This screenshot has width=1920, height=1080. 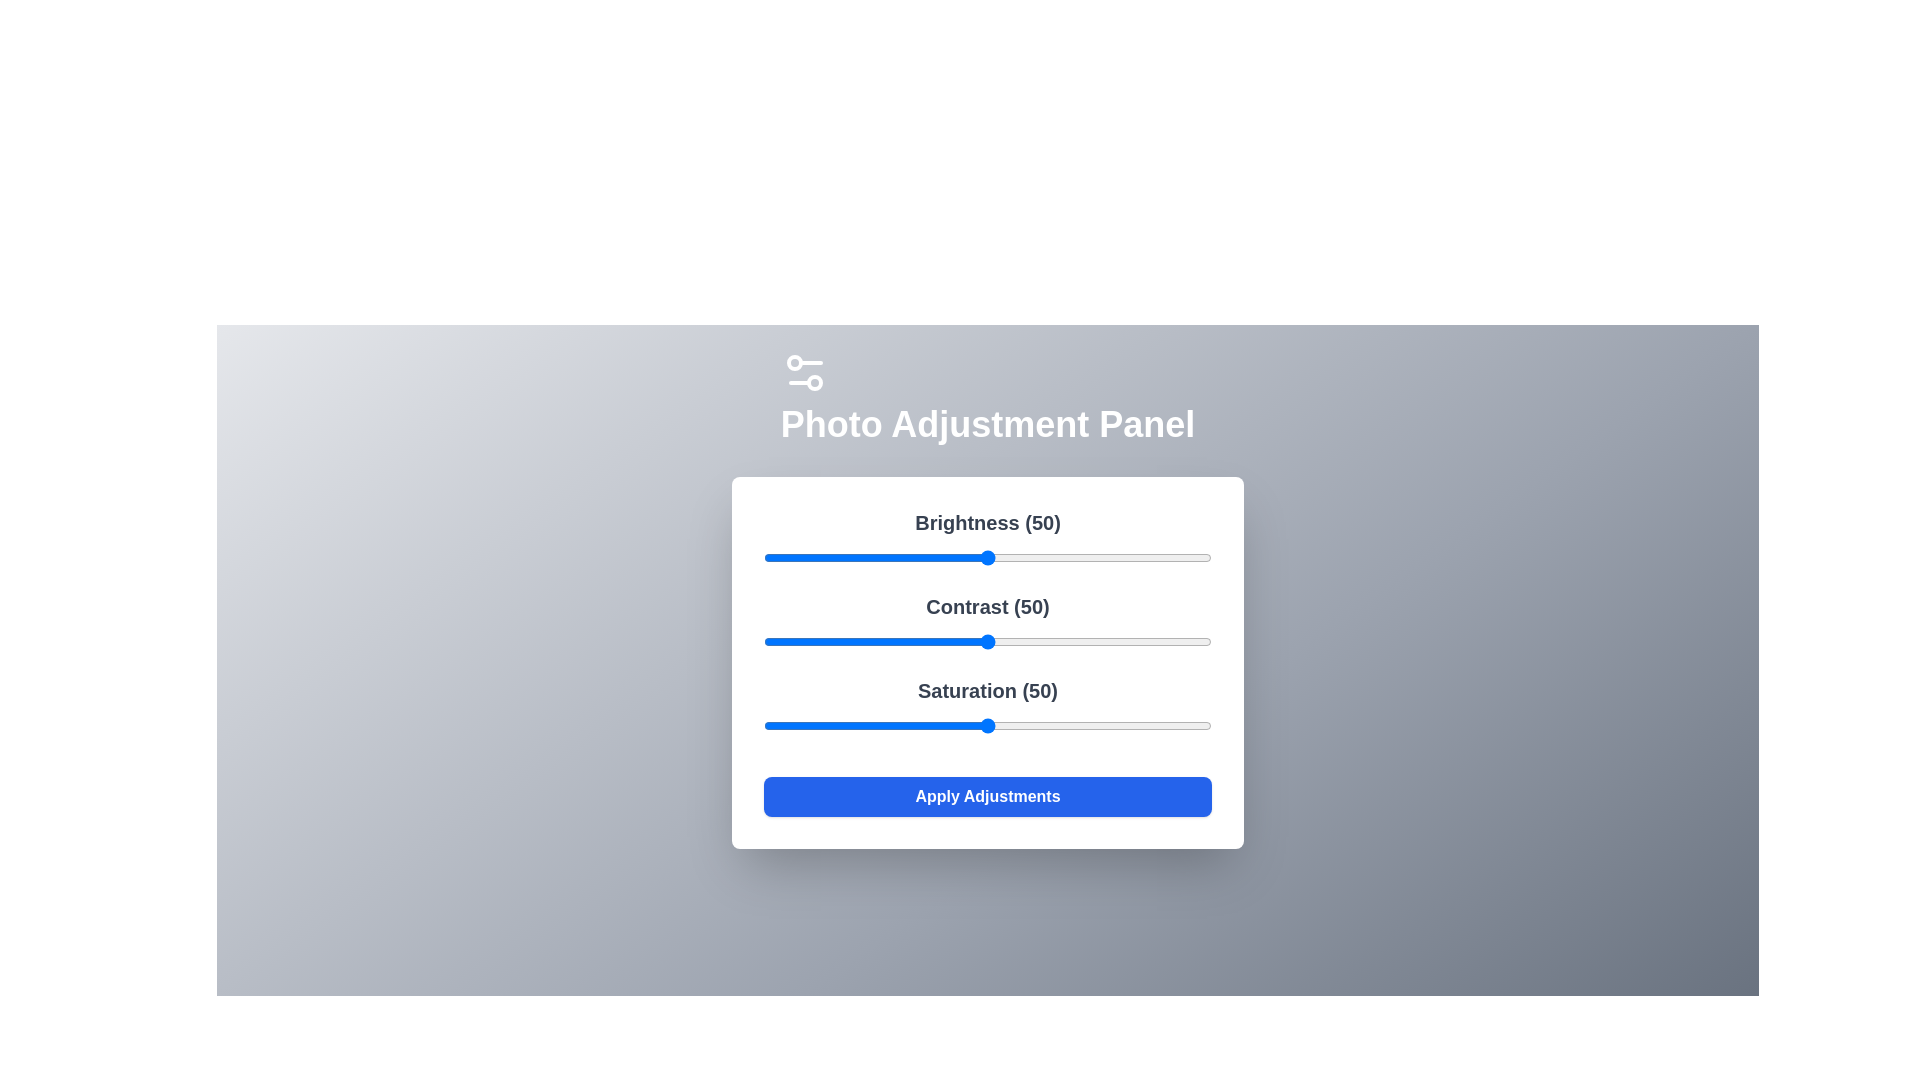 I want to click on the 0 slider to 81, so click(x=1126, y=558).